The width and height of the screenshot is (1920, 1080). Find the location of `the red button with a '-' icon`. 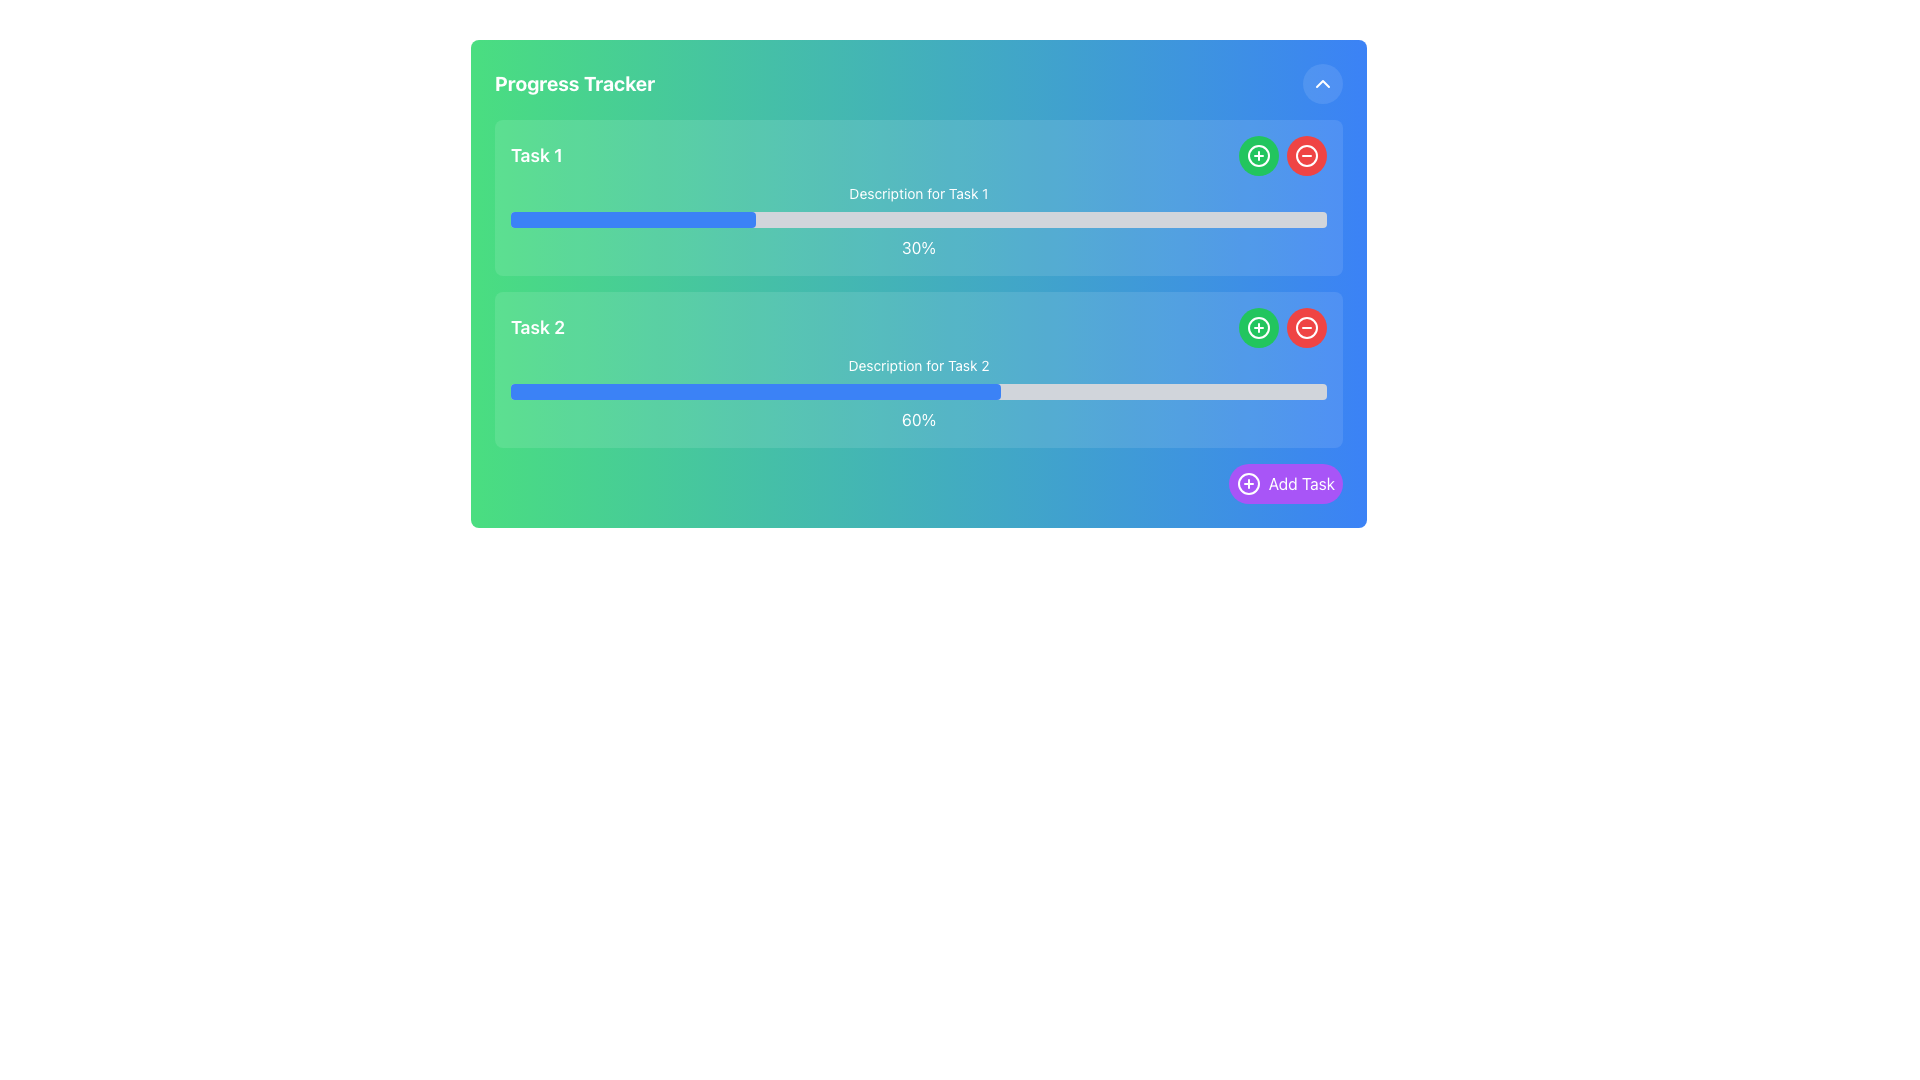

the red button with a '-' icon is located at coordinates (1282, 154).